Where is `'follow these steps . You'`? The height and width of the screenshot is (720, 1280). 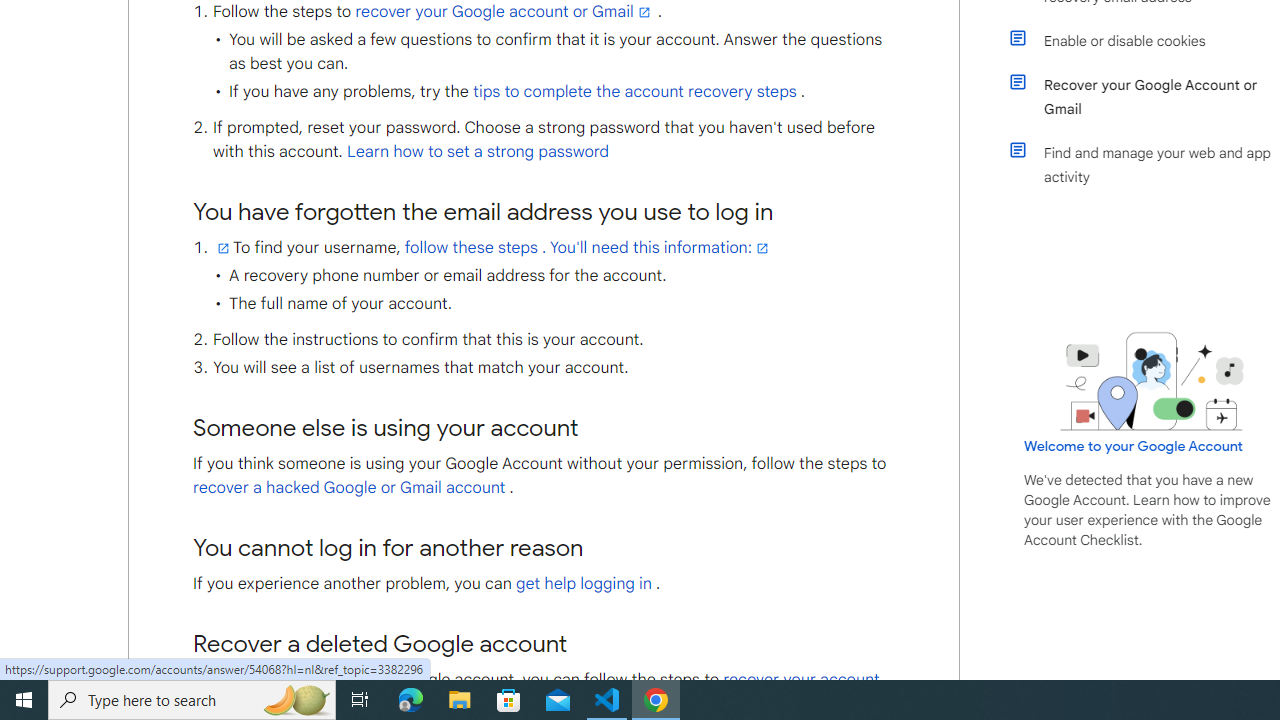 'follow these steps . You' is located at coordinates (587, 247).